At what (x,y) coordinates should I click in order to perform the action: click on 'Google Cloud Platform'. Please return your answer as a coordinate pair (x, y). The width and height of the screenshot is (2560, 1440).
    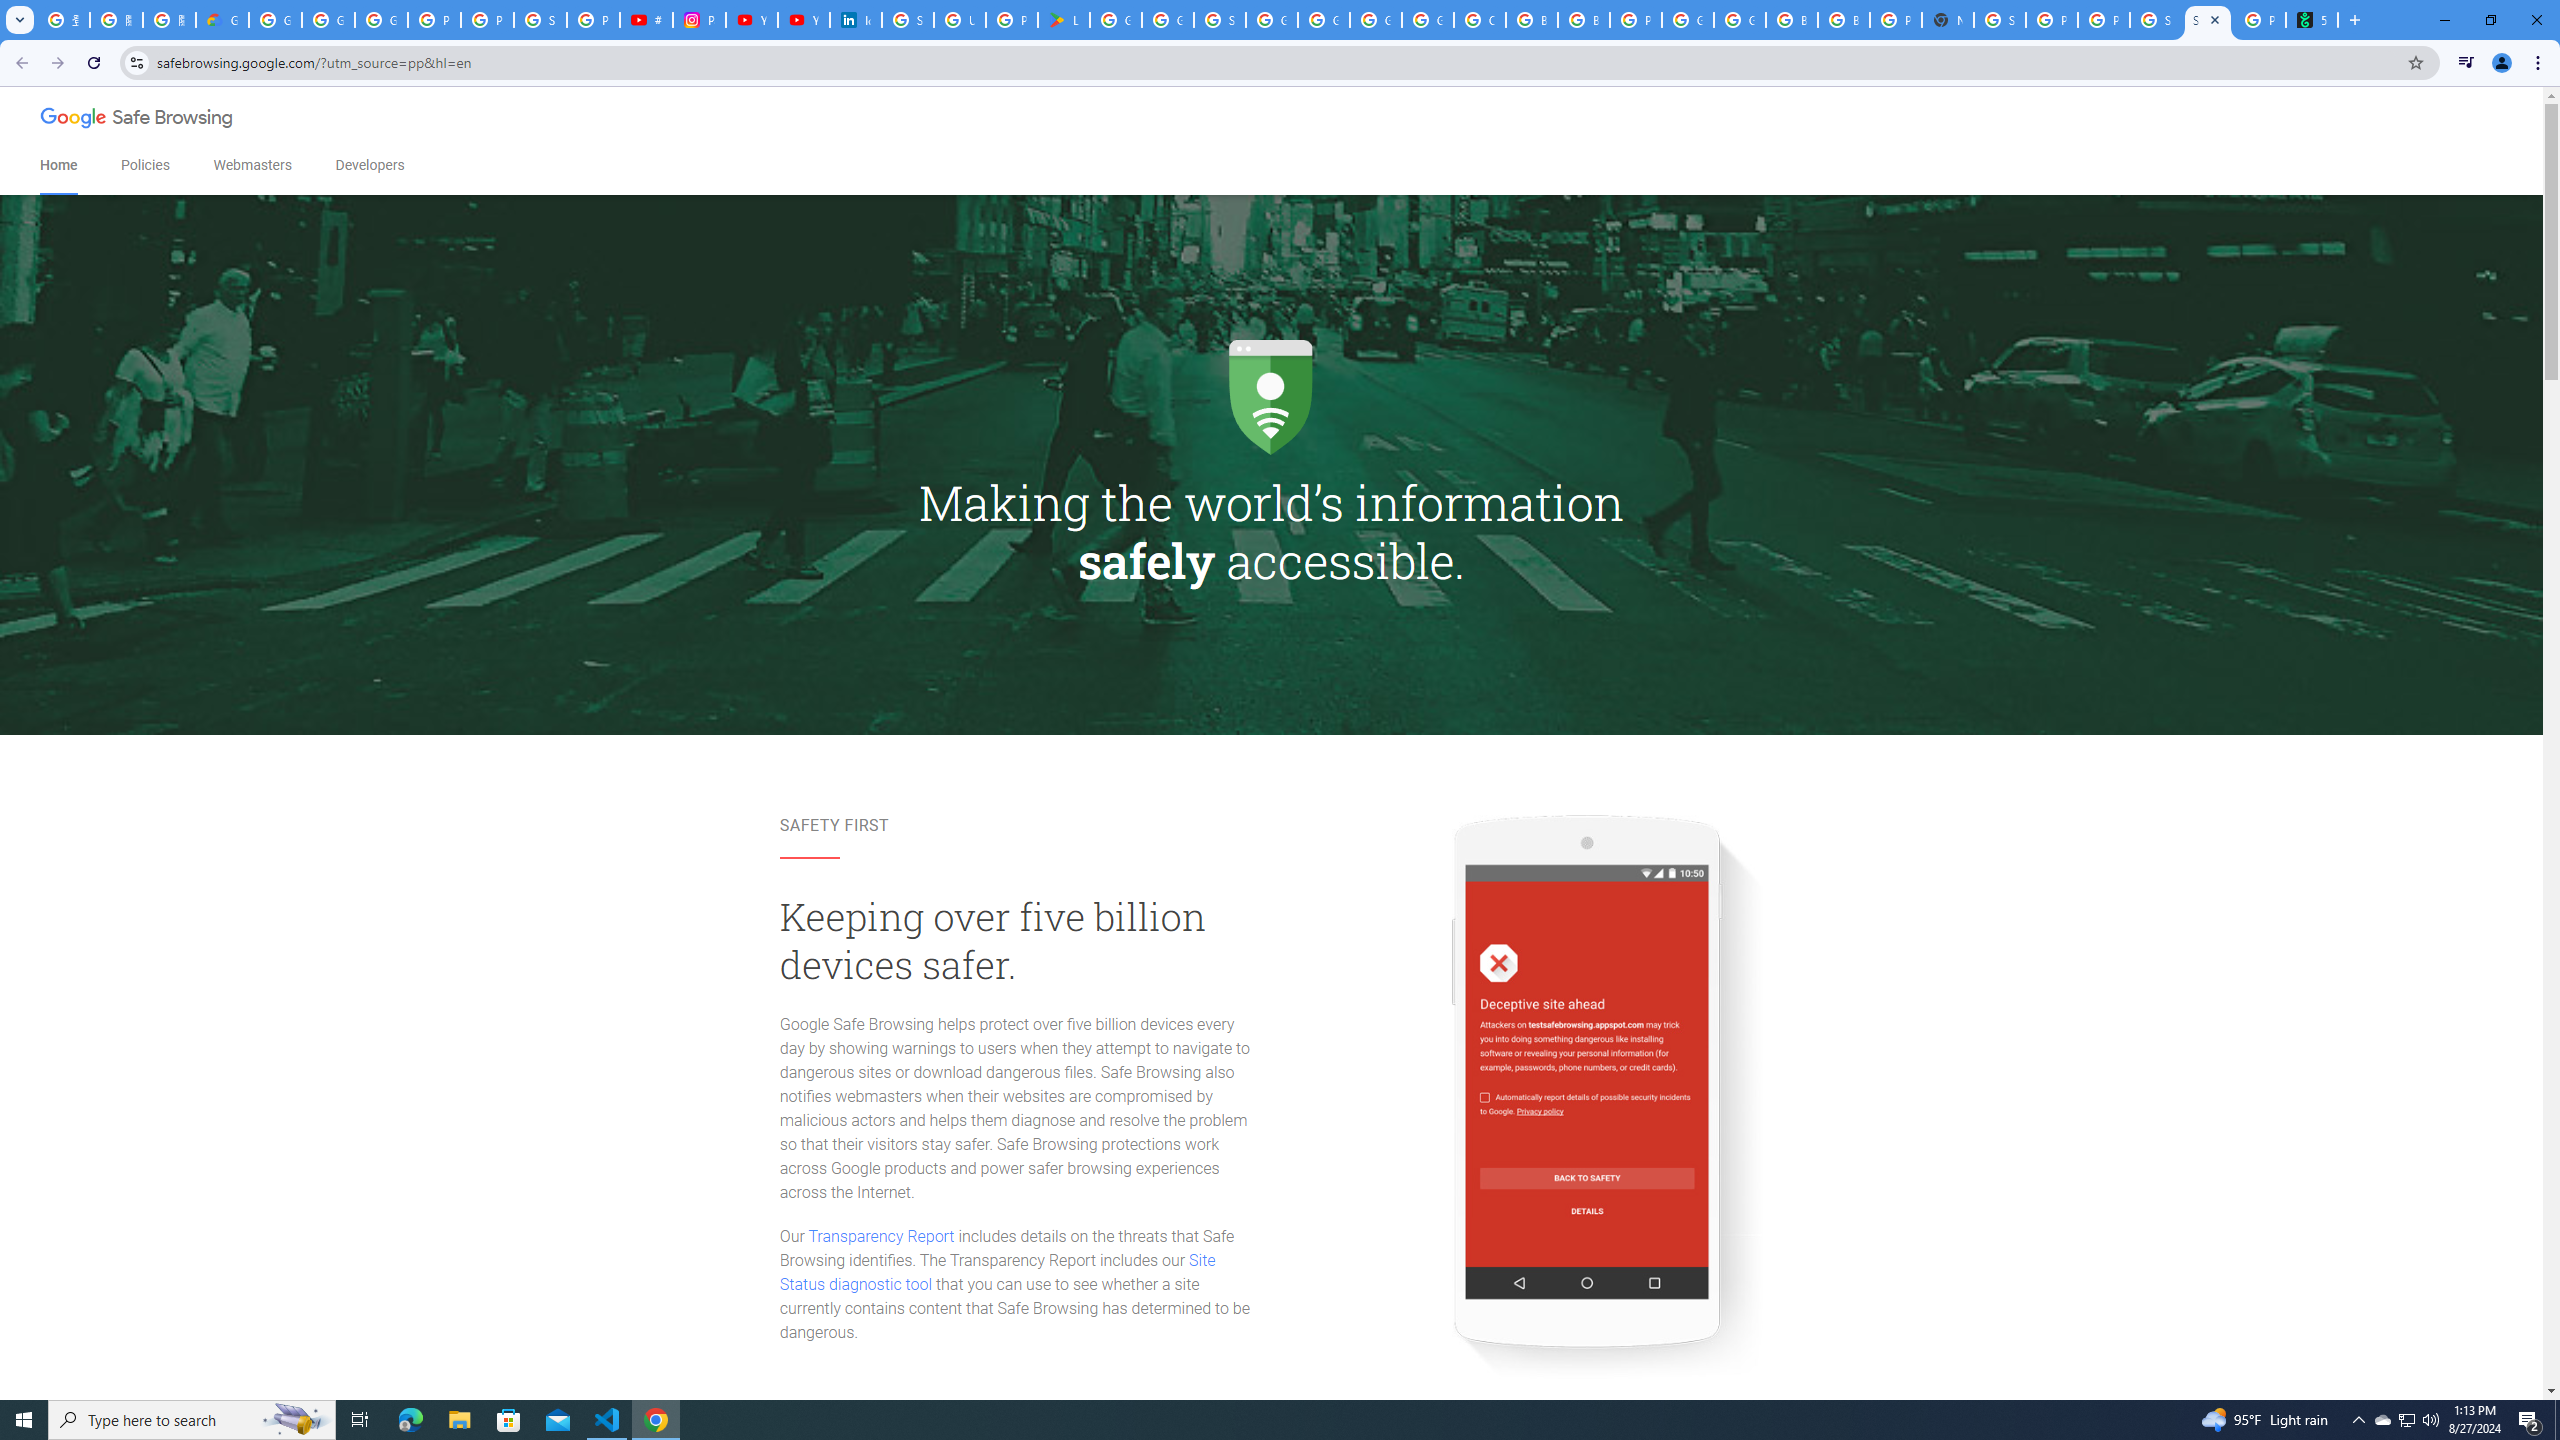
    Looking at the image, I should click on (1738, 19).